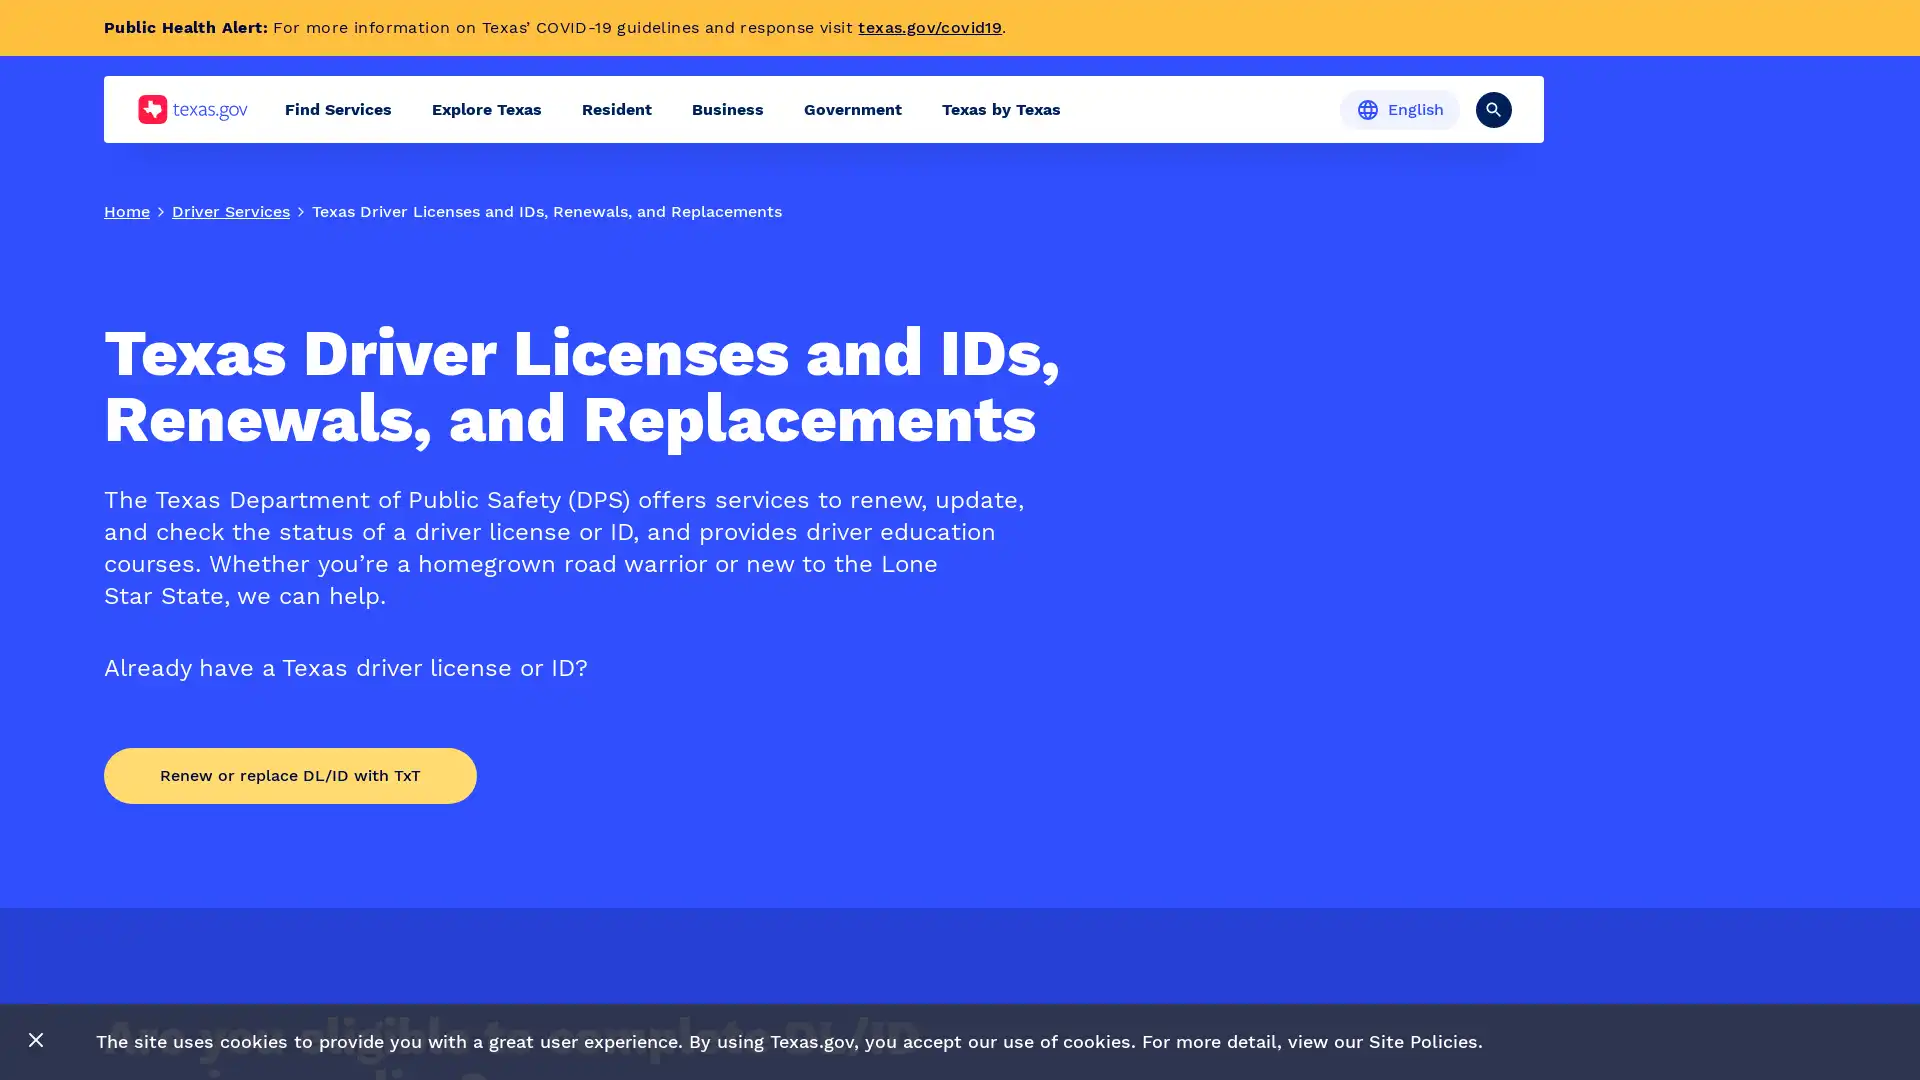  I want to click on Find Services, so click(338, 109).